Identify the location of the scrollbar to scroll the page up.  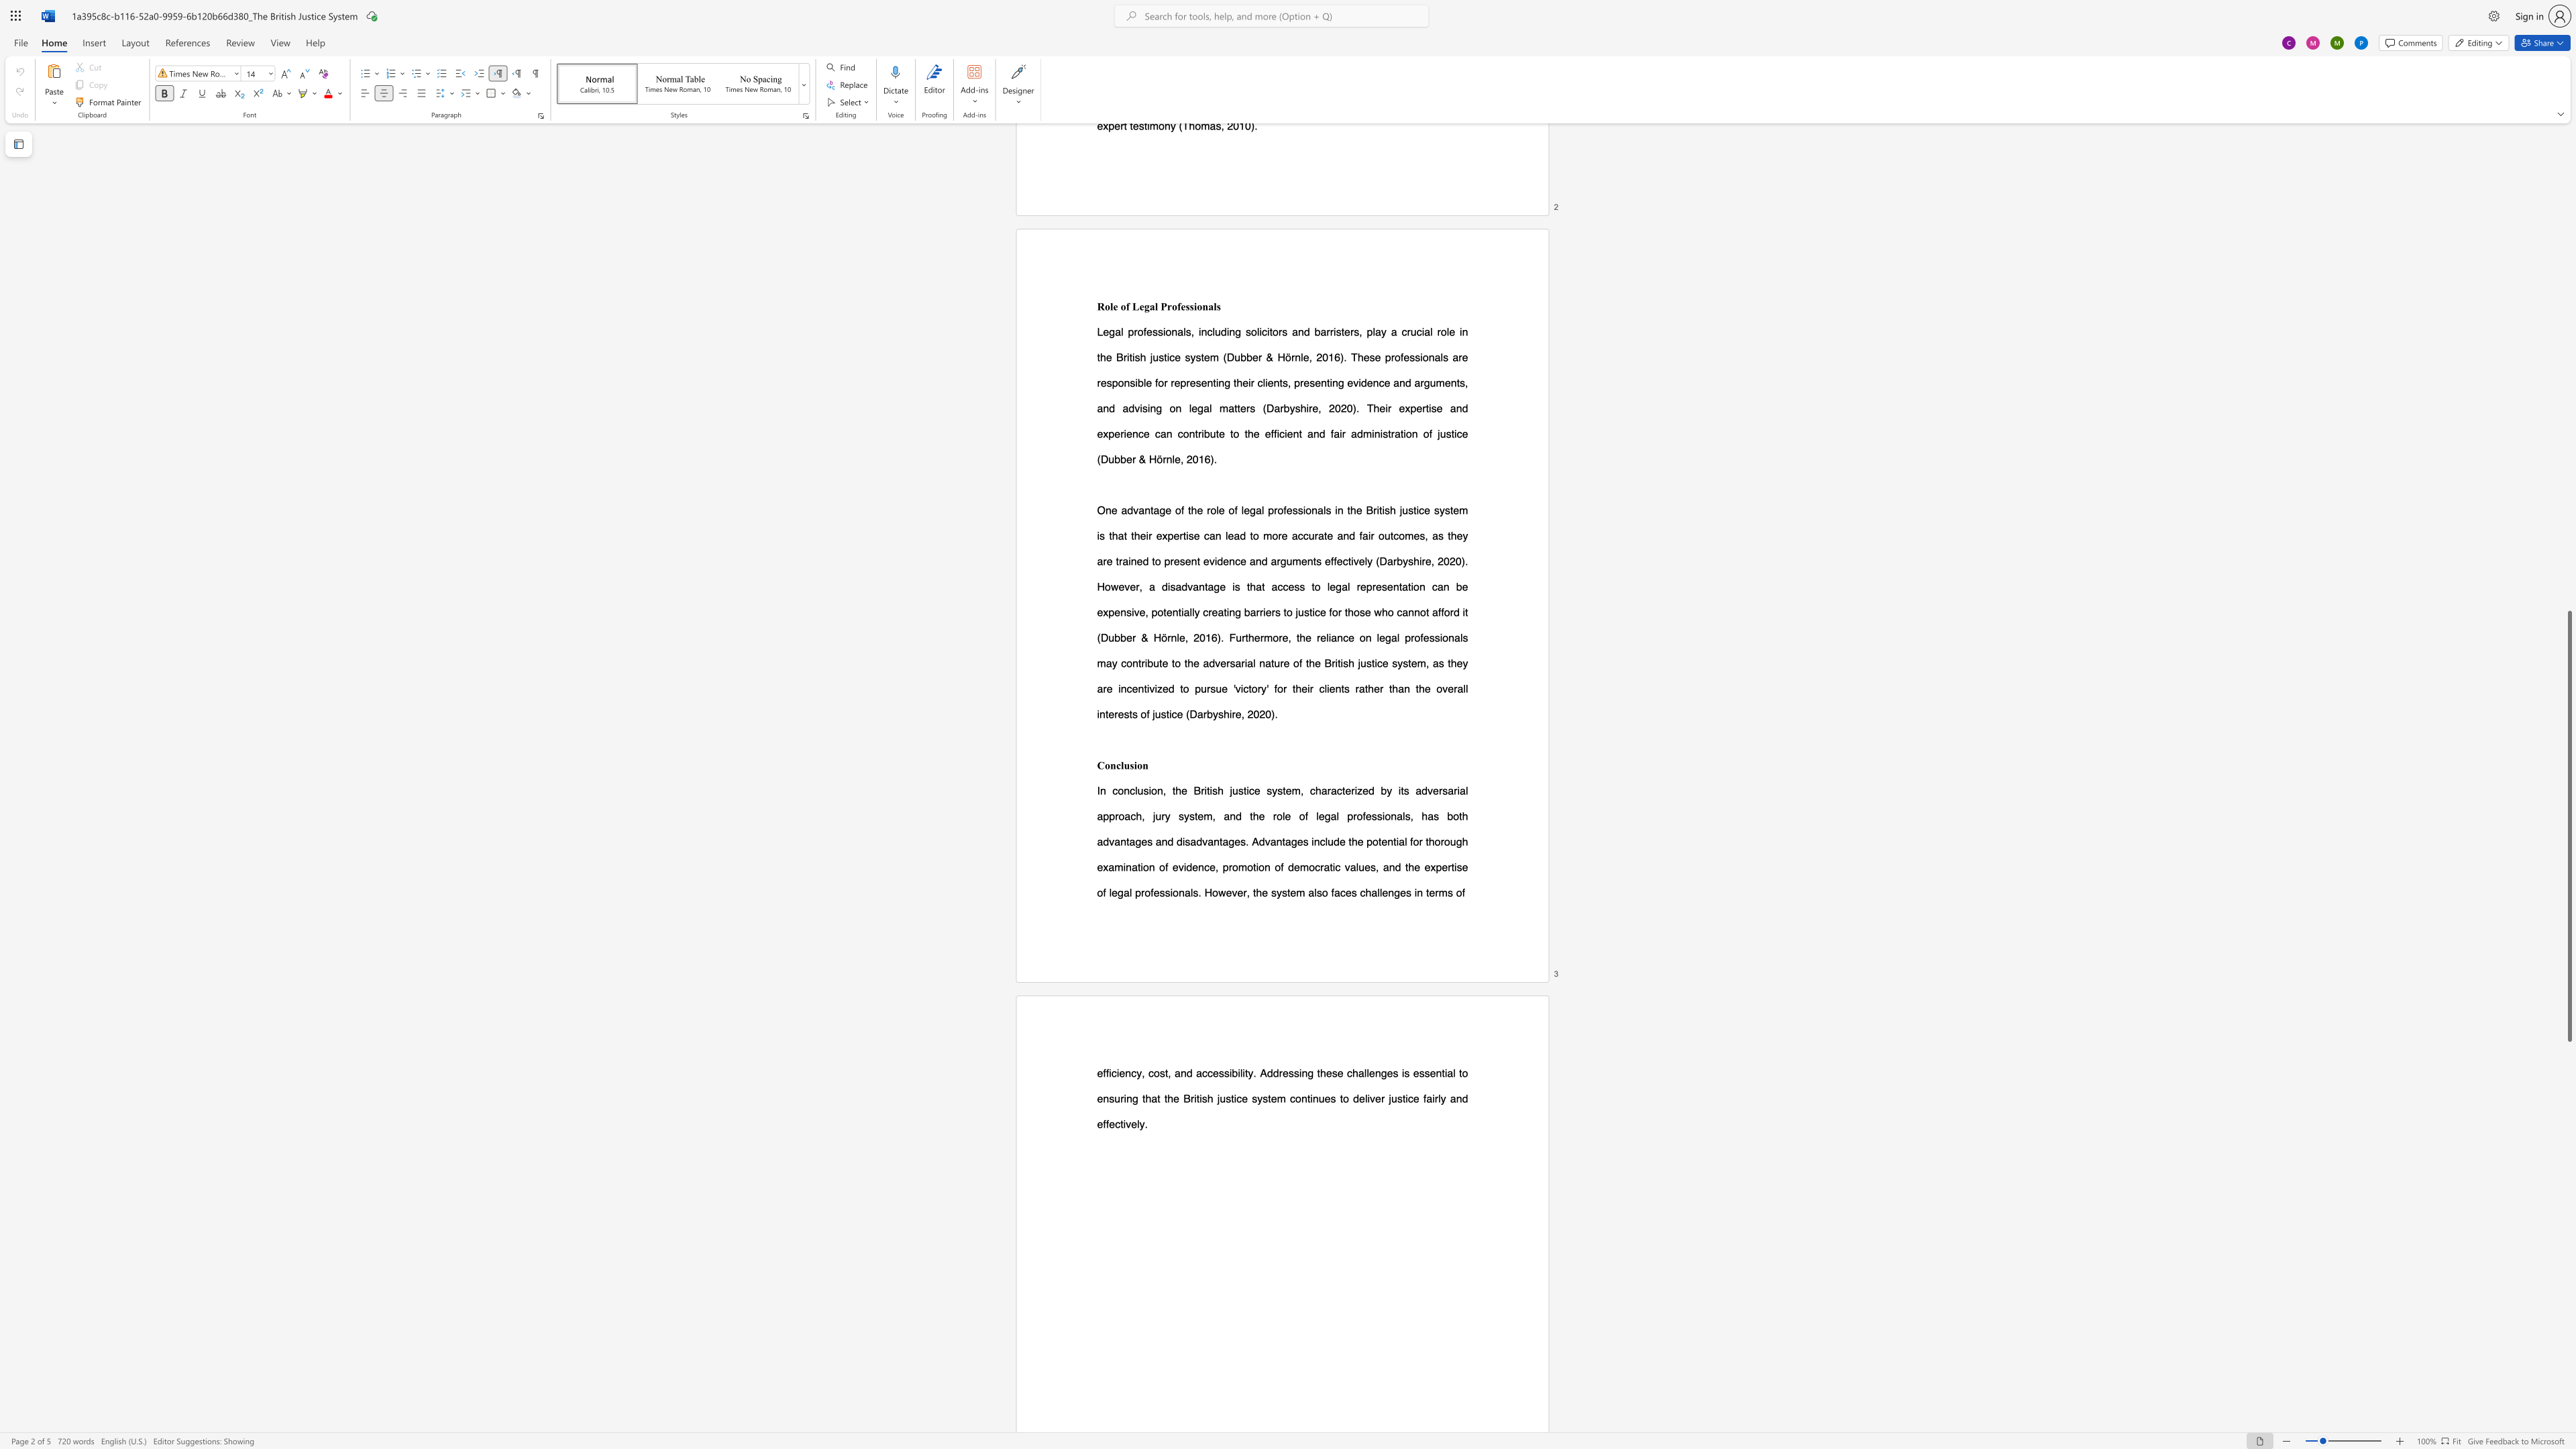
(2568, 435).